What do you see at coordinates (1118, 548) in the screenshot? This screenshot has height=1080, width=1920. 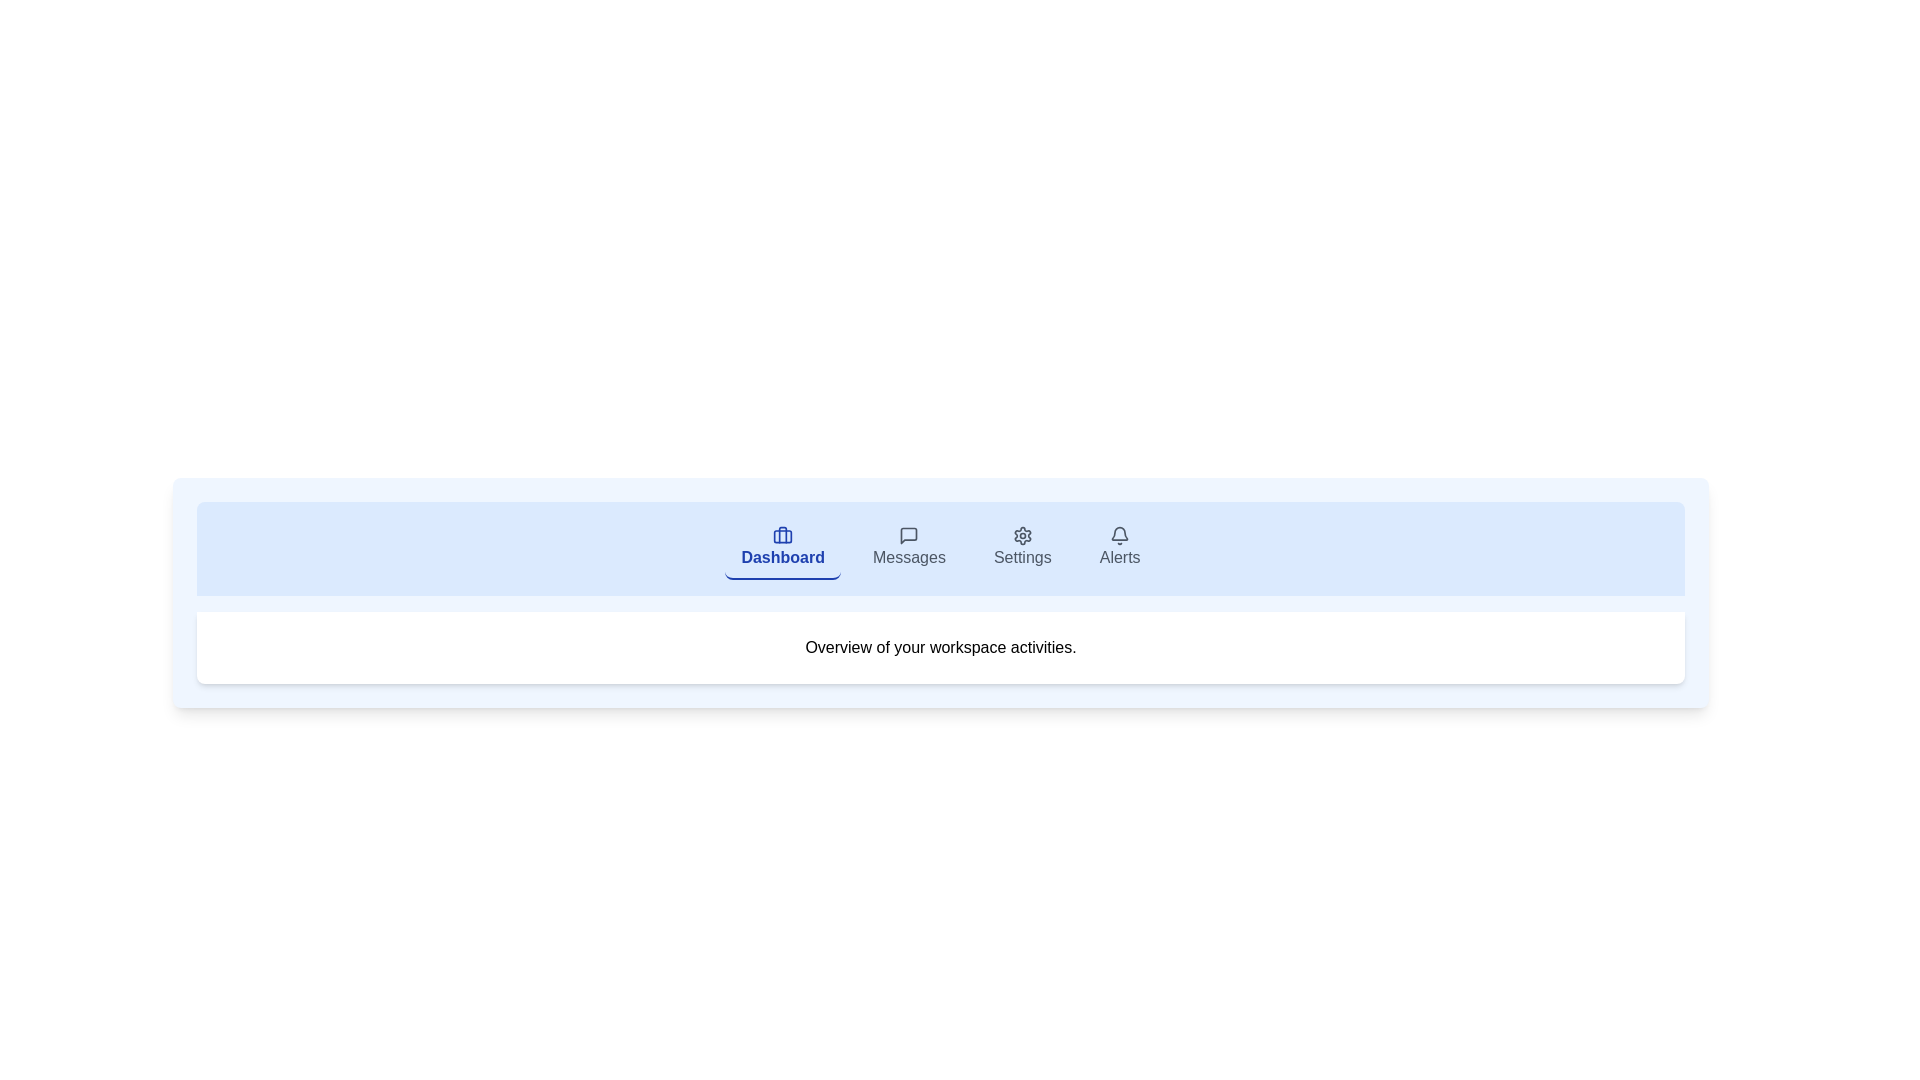 I see `the Alerts tab to switch to its view` at bounding box center [1118, 548].